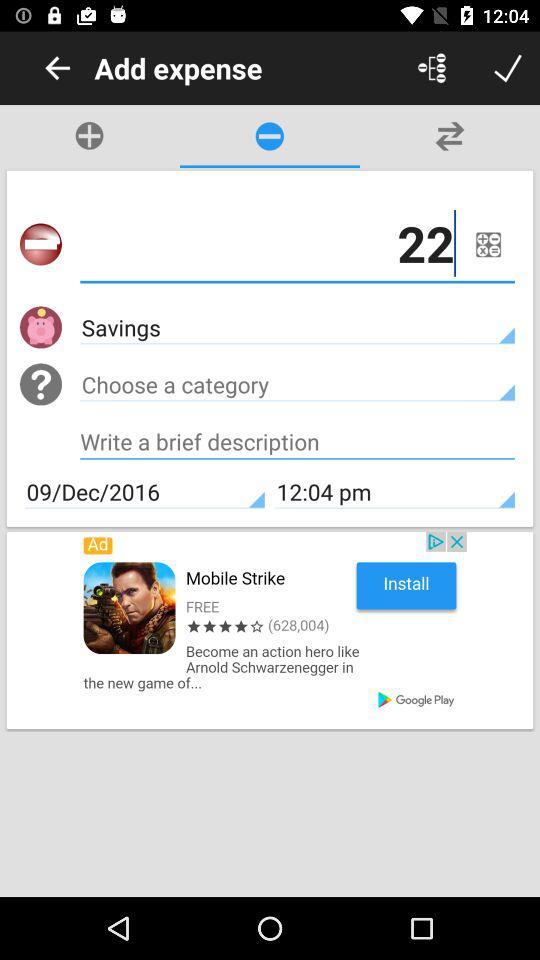 This screenshot has width=540, height=960. Describe the element at coordinates (270, 629) in the screenshot. I see `advertisement` at that location.